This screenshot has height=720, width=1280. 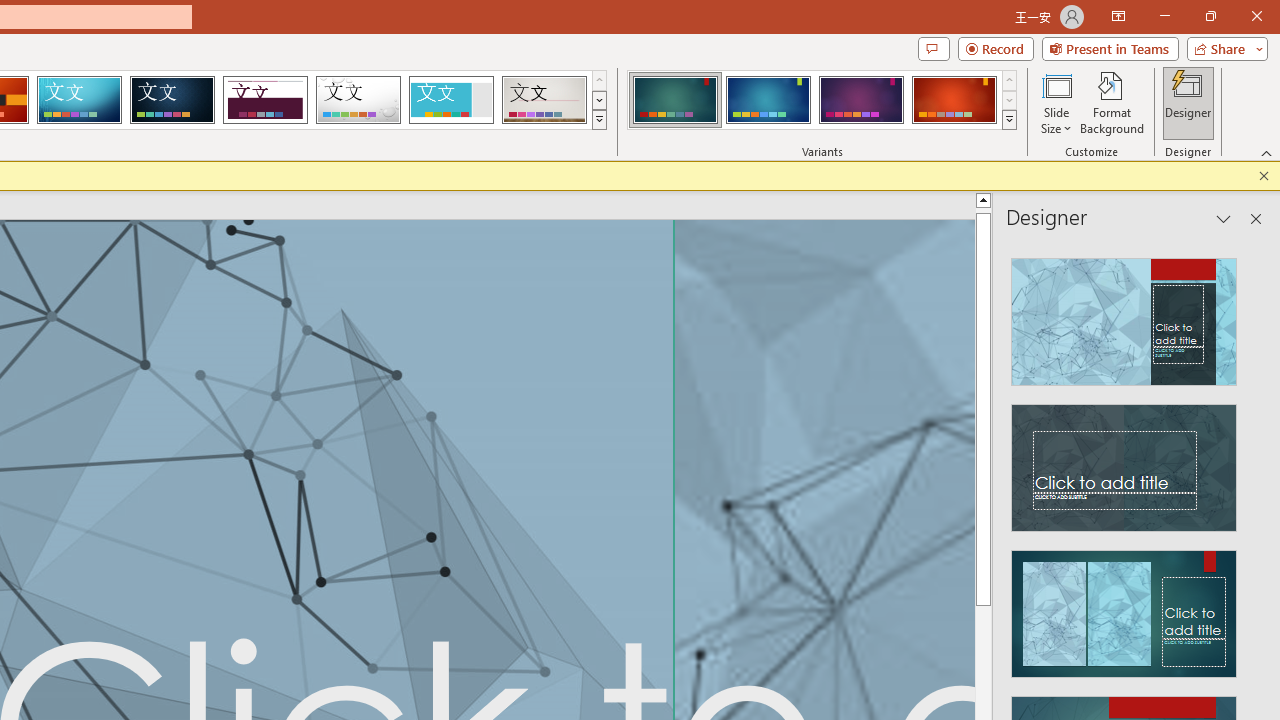 I want to click on 'Close this message', so click(x=1263, y=175).